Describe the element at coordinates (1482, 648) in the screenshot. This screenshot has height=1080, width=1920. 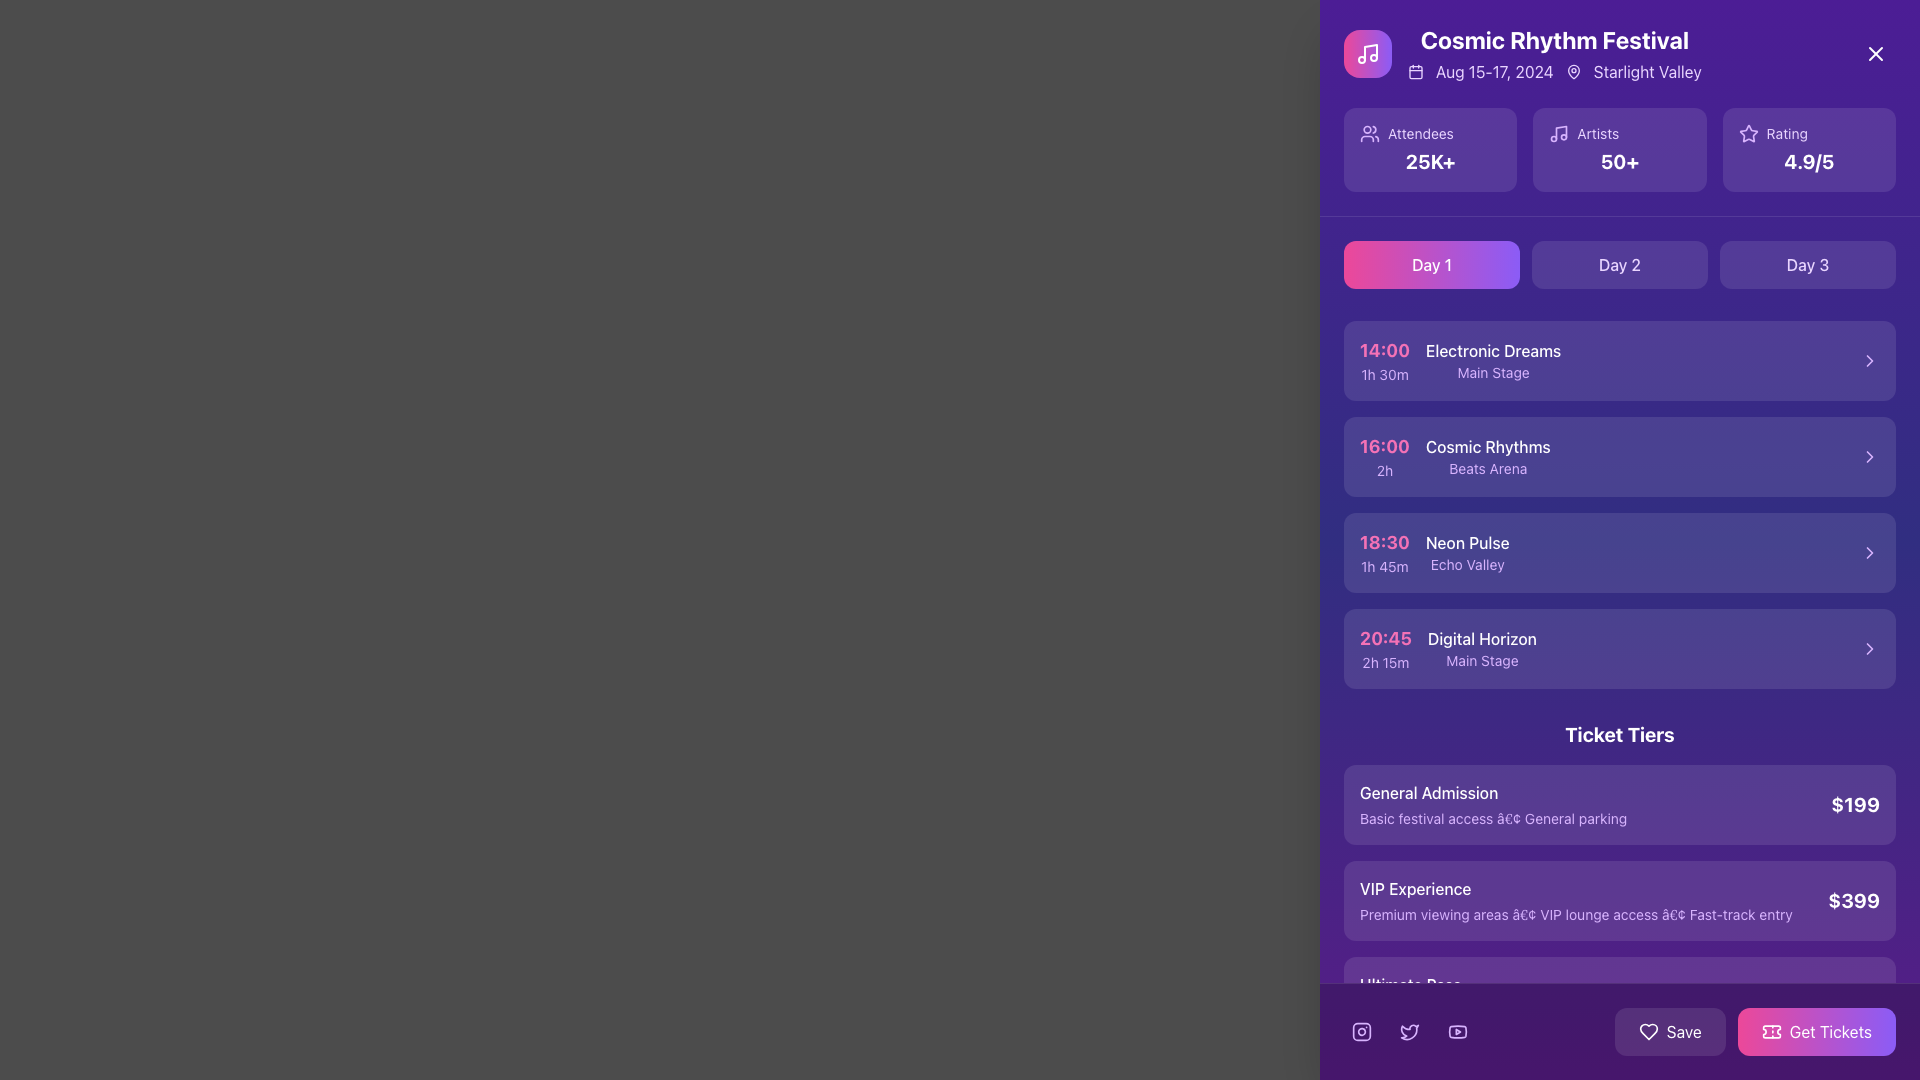
I see `the 'Digital Horizon' text label, which is part of the fourth event entry on 'Day 1' of the schedule, located below the '20:45' time information and describes the event name and location` at that location.